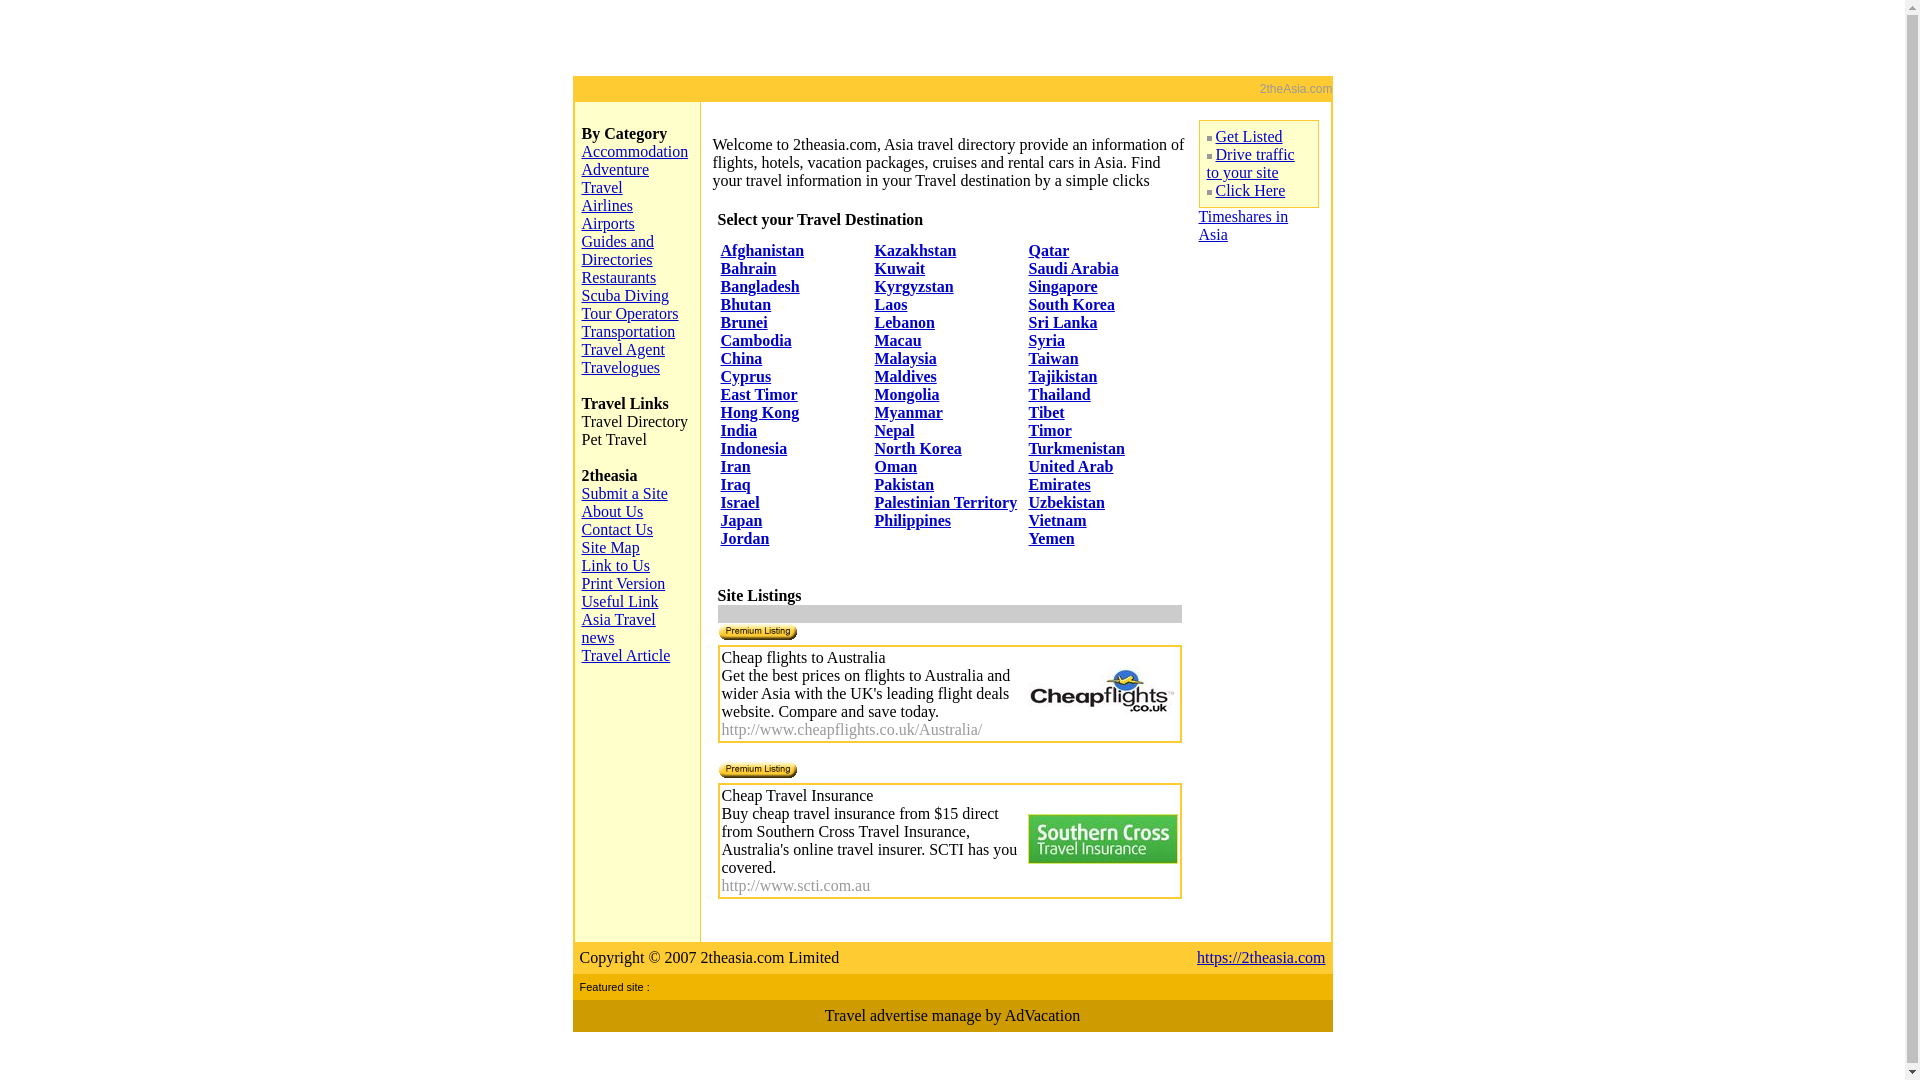 This screenshot has height=1080, width=1920. Describe the element at coordinates (873, 429) in the screenshot. I see `'Nepal'` at that location.